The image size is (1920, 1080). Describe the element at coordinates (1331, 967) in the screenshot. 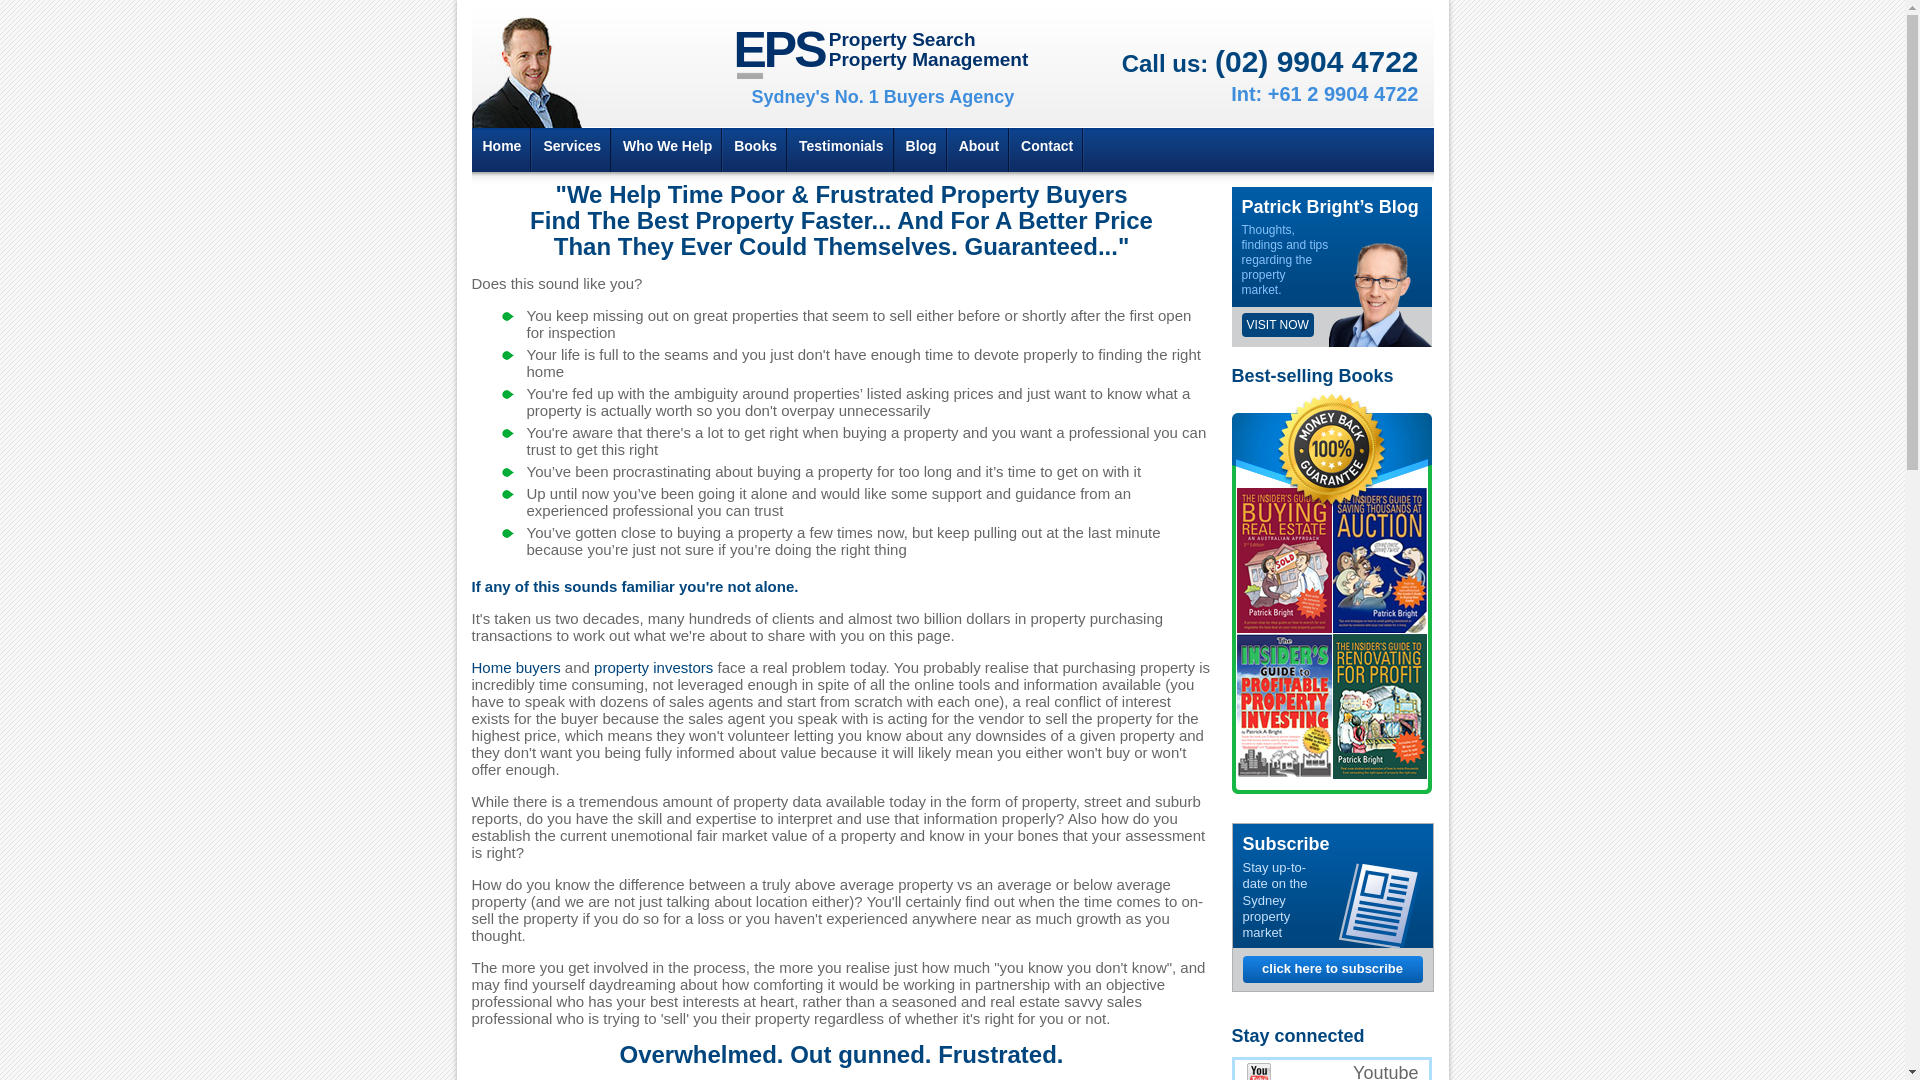

I see `'click here to subscribe'` at that location.